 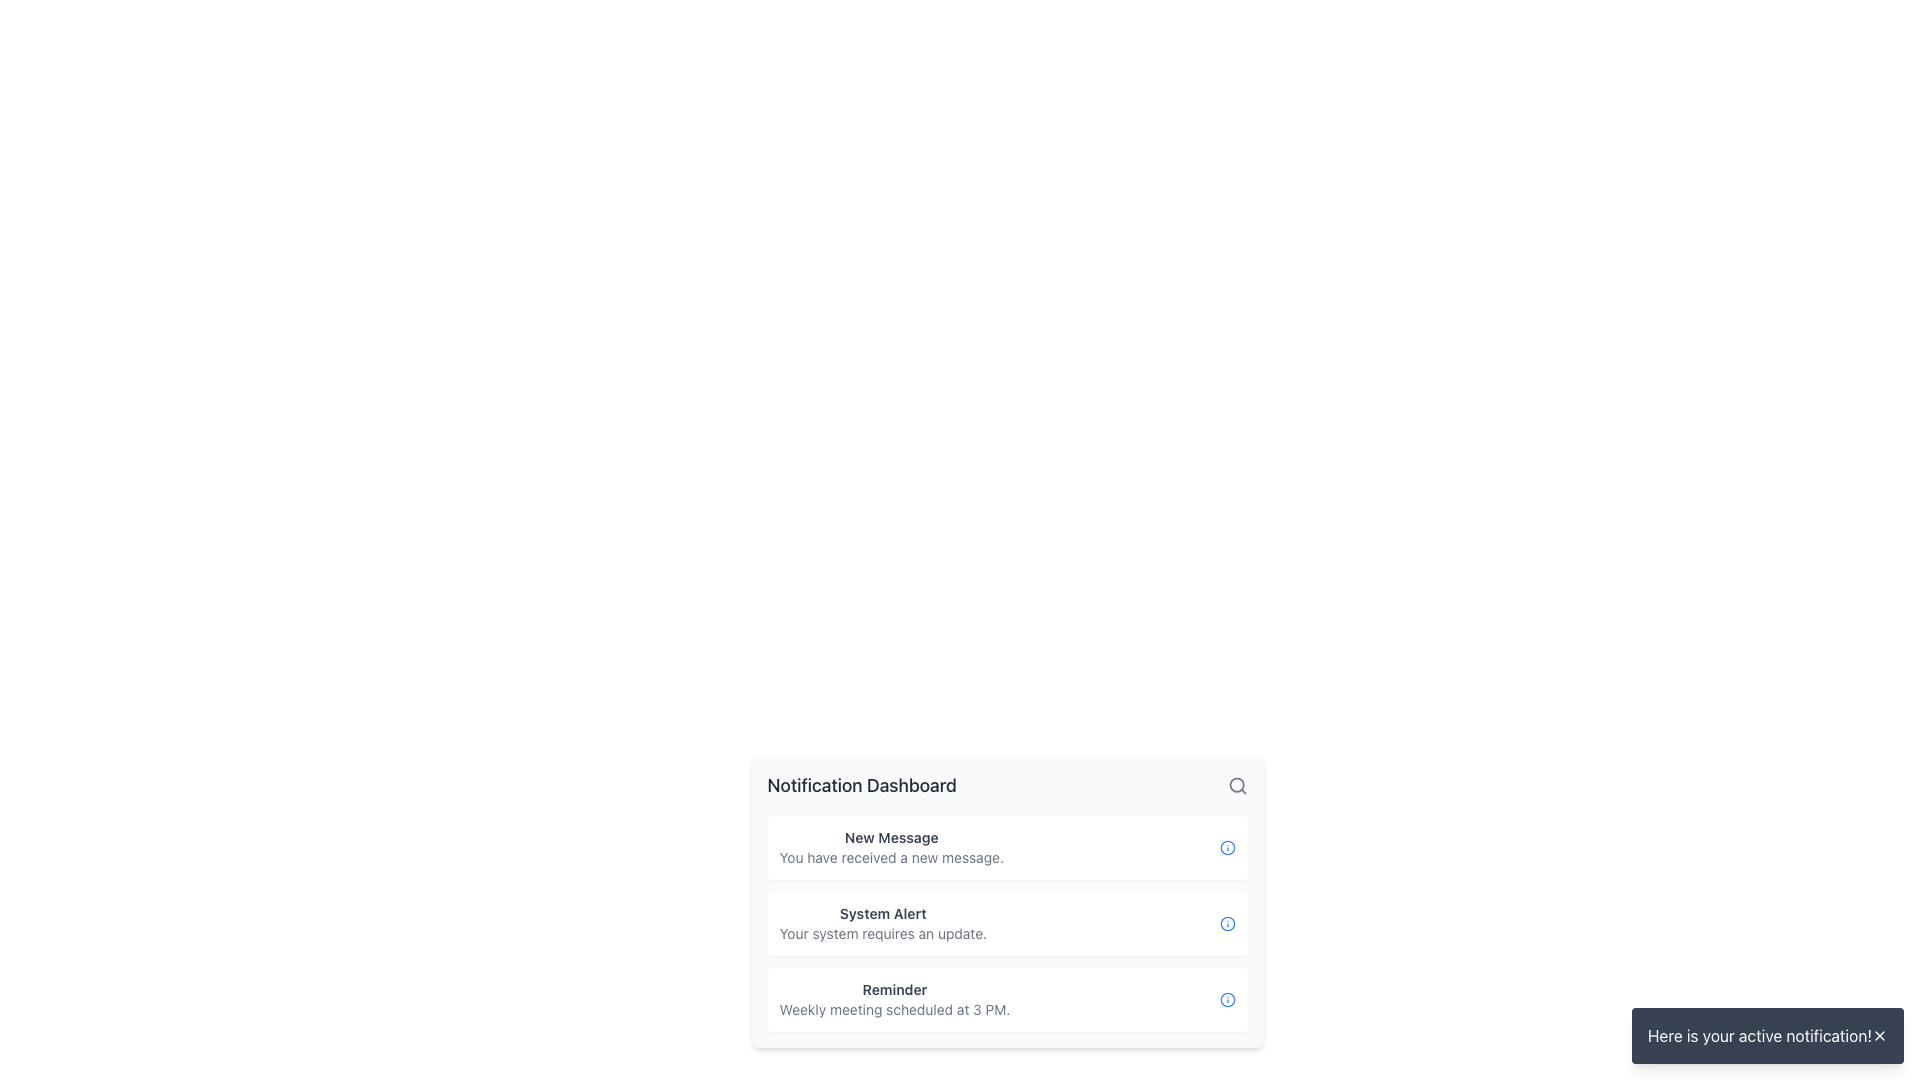 I want to click on the static text element that provides additional details about the notification titled 'New Message', which is positioned directly underneath the 'New Message' text and centered horizontally, so click(x=890, y=856).